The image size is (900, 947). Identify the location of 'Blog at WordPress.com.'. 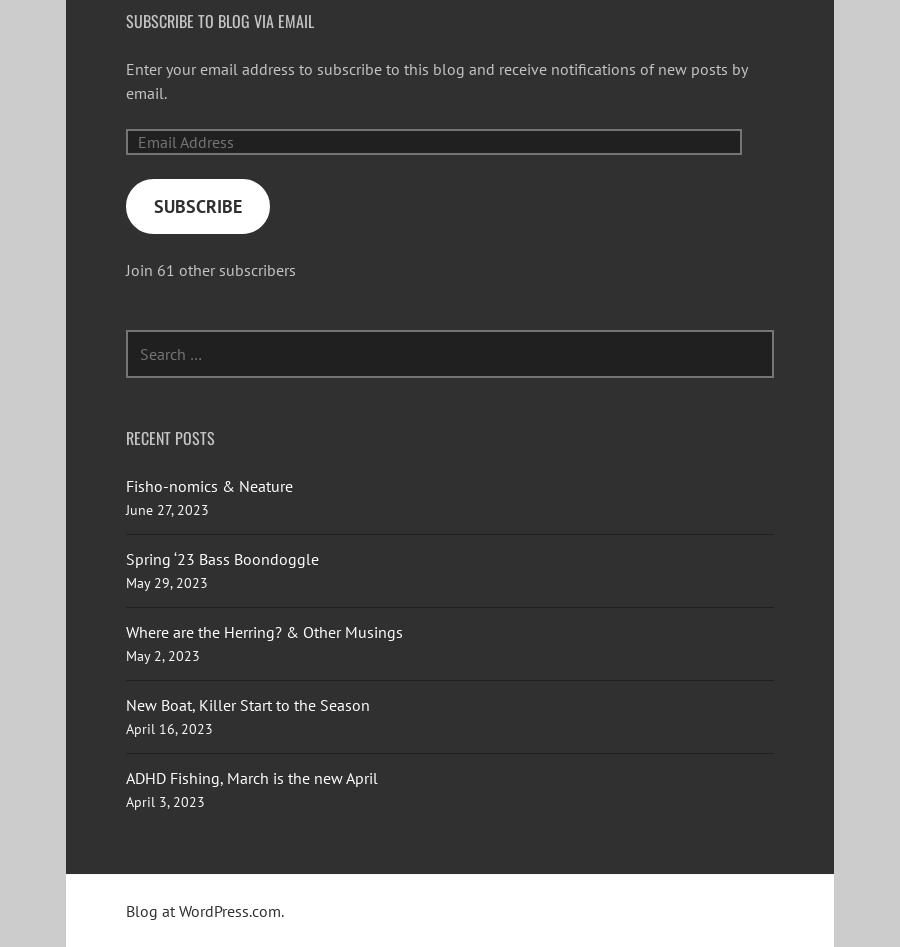
(205, 910).